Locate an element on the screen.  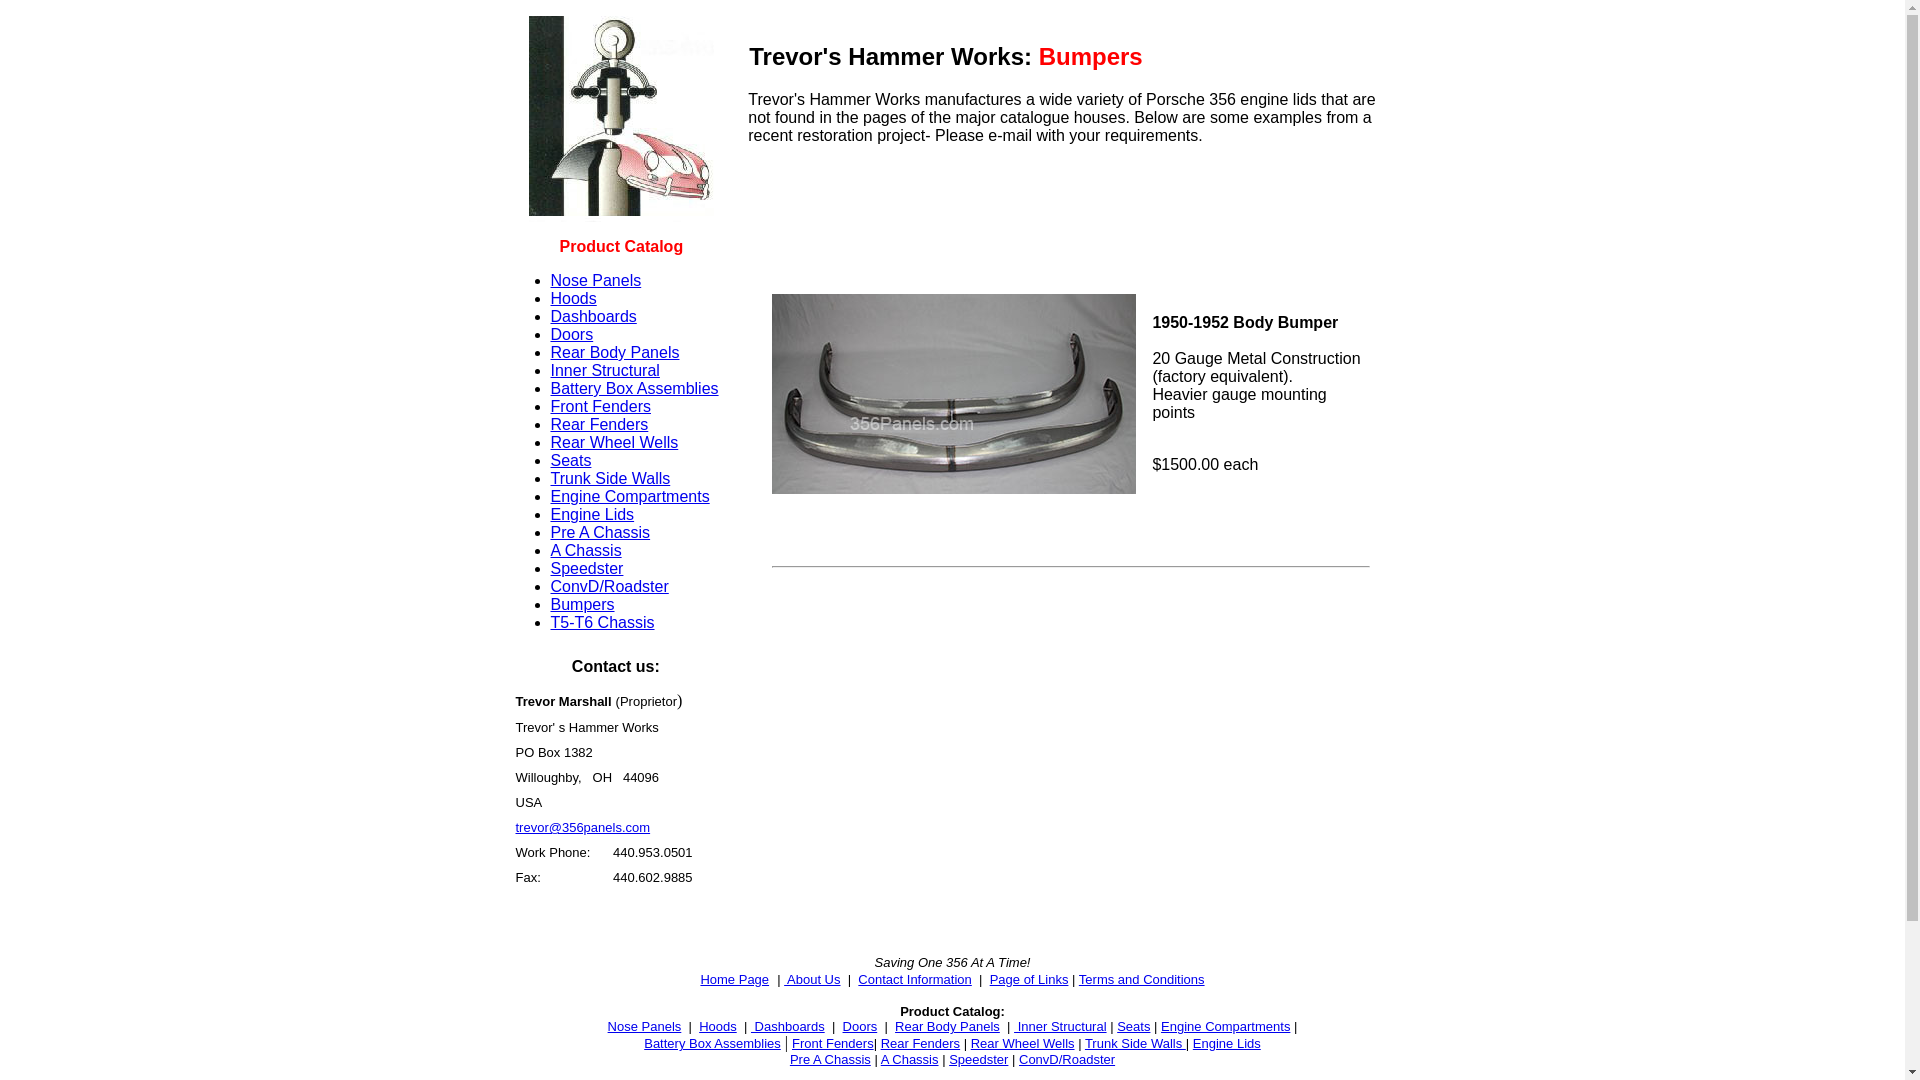
'trevor@356panels.com' is located at coordinates (582, 827).